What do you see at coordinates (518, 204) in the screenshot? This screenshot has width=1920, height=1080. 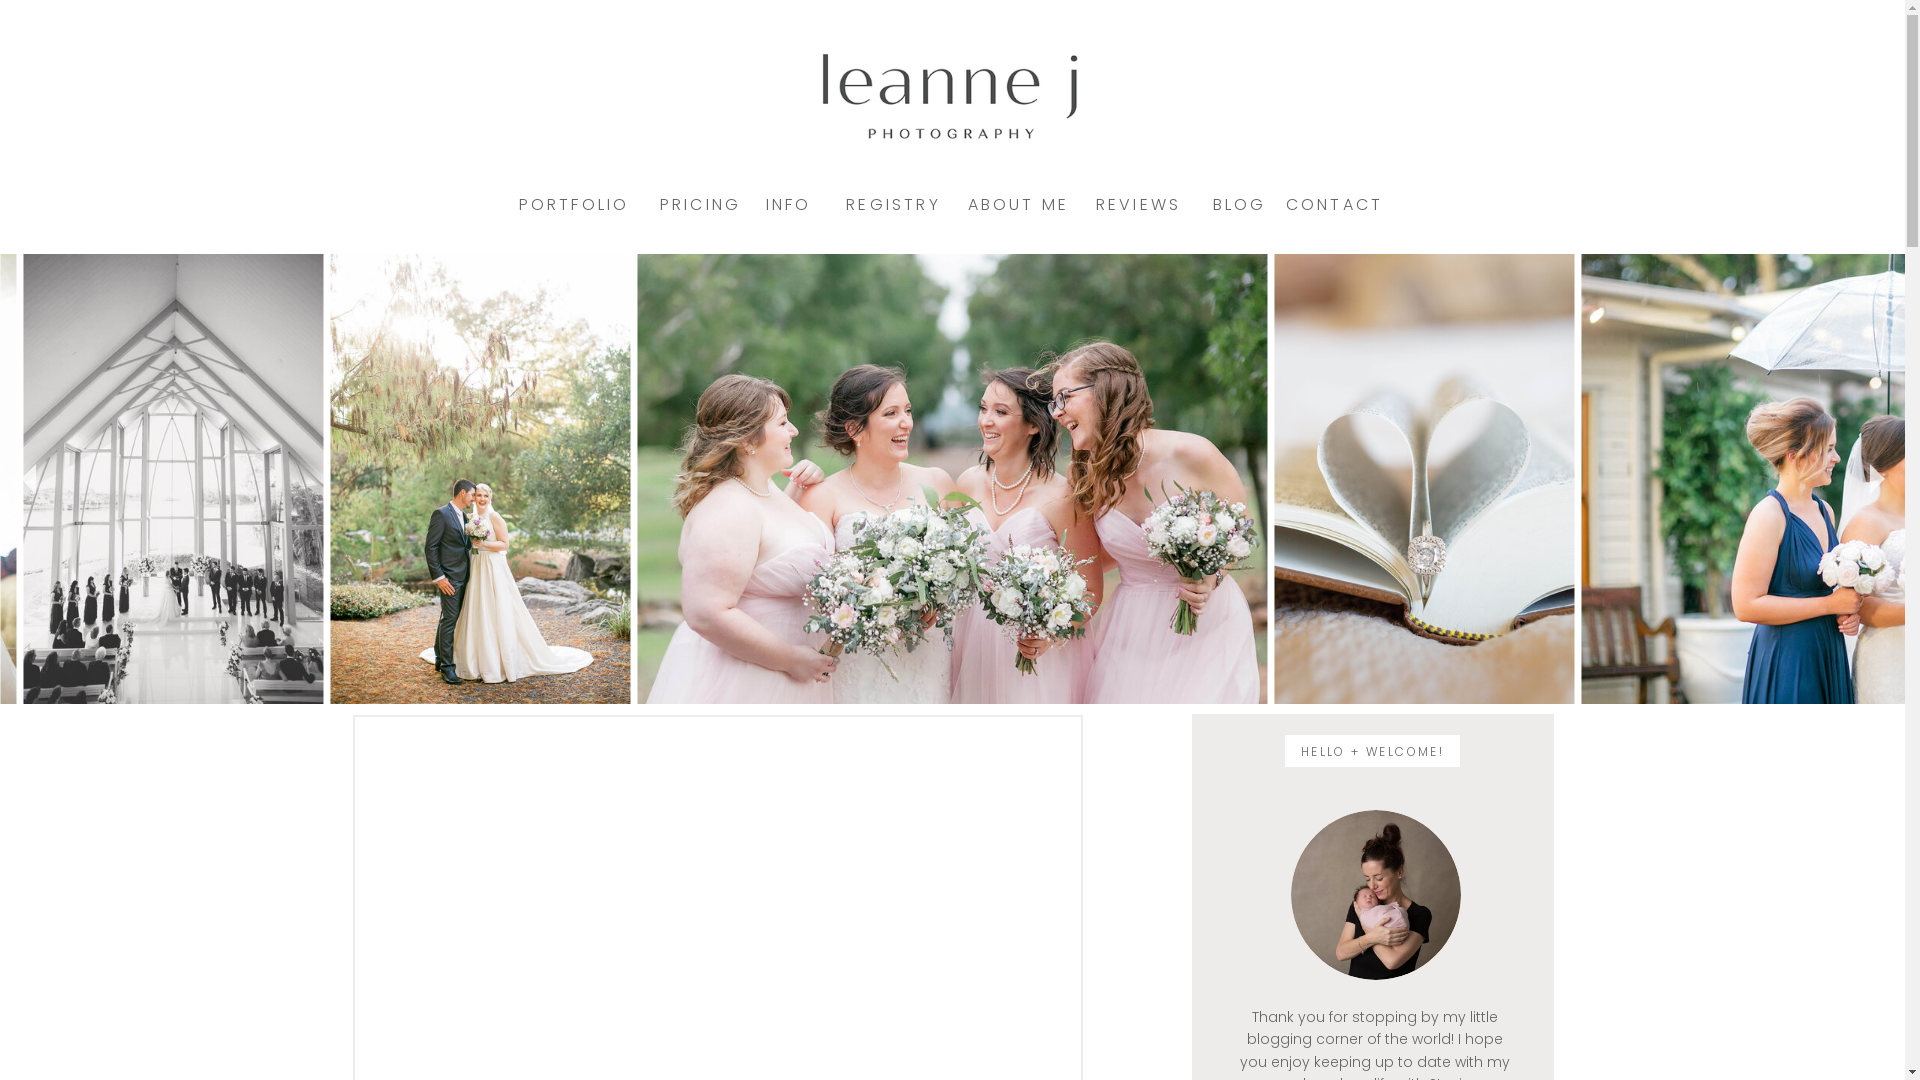 I see `'PORTFOLIO'` at bounding box center [518, 204].